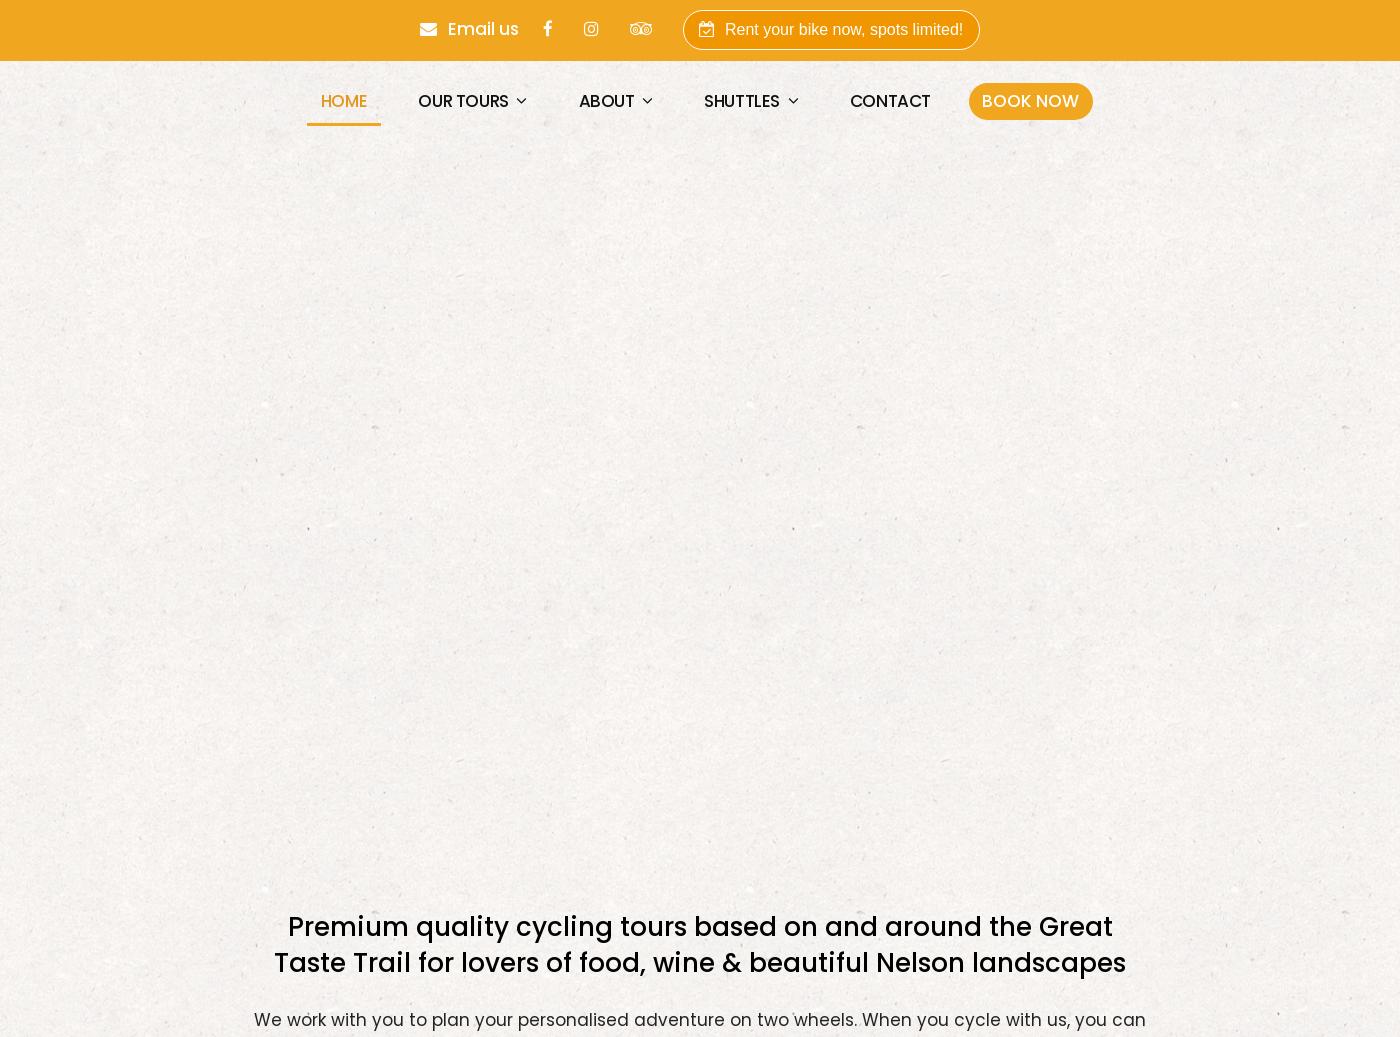  What do you see at coordinates (635, 171) in the screenshot?
I see `'Our Story'` at bounding box center [635, 171].